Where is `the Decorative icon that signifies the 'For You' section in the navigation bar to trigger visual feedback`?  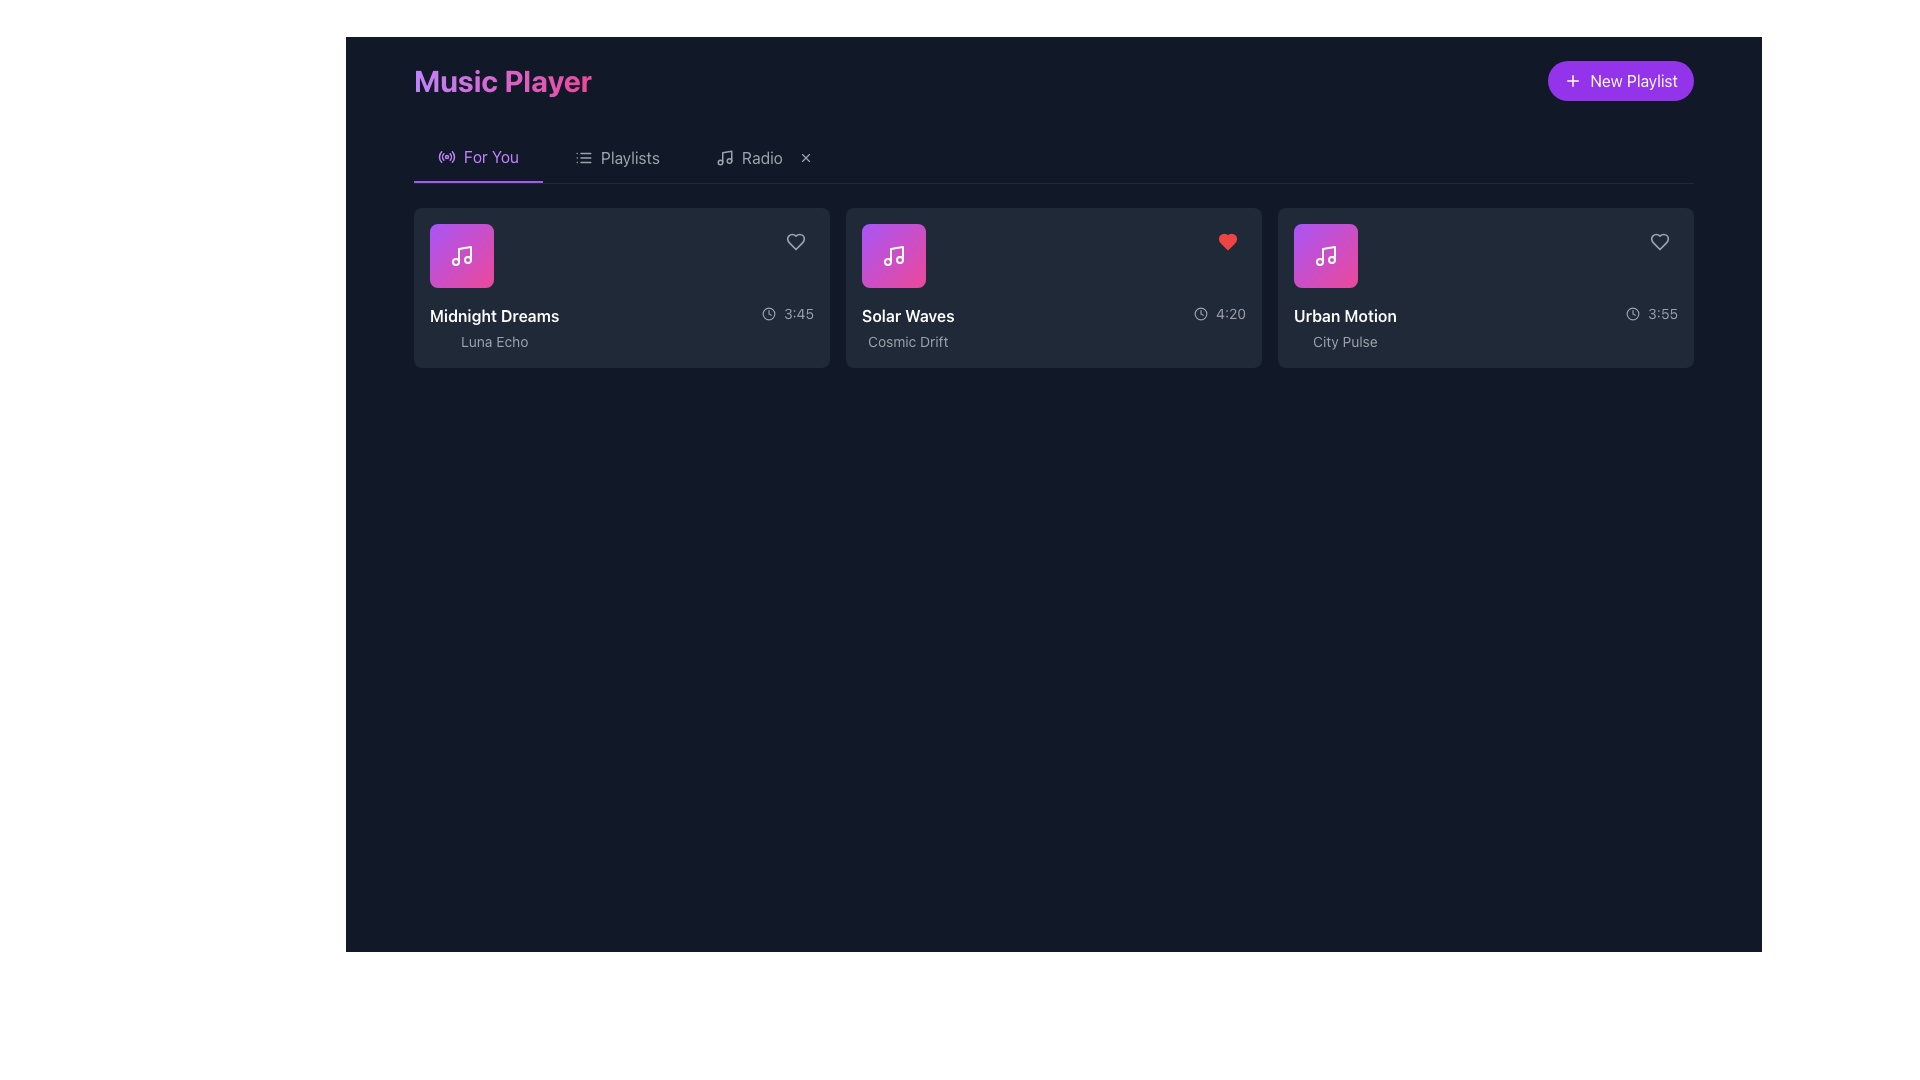
the Decorative icon that signifies the 'For You' section in the navigation bar to trigger visual feedback is located at coordinates (445, 156).